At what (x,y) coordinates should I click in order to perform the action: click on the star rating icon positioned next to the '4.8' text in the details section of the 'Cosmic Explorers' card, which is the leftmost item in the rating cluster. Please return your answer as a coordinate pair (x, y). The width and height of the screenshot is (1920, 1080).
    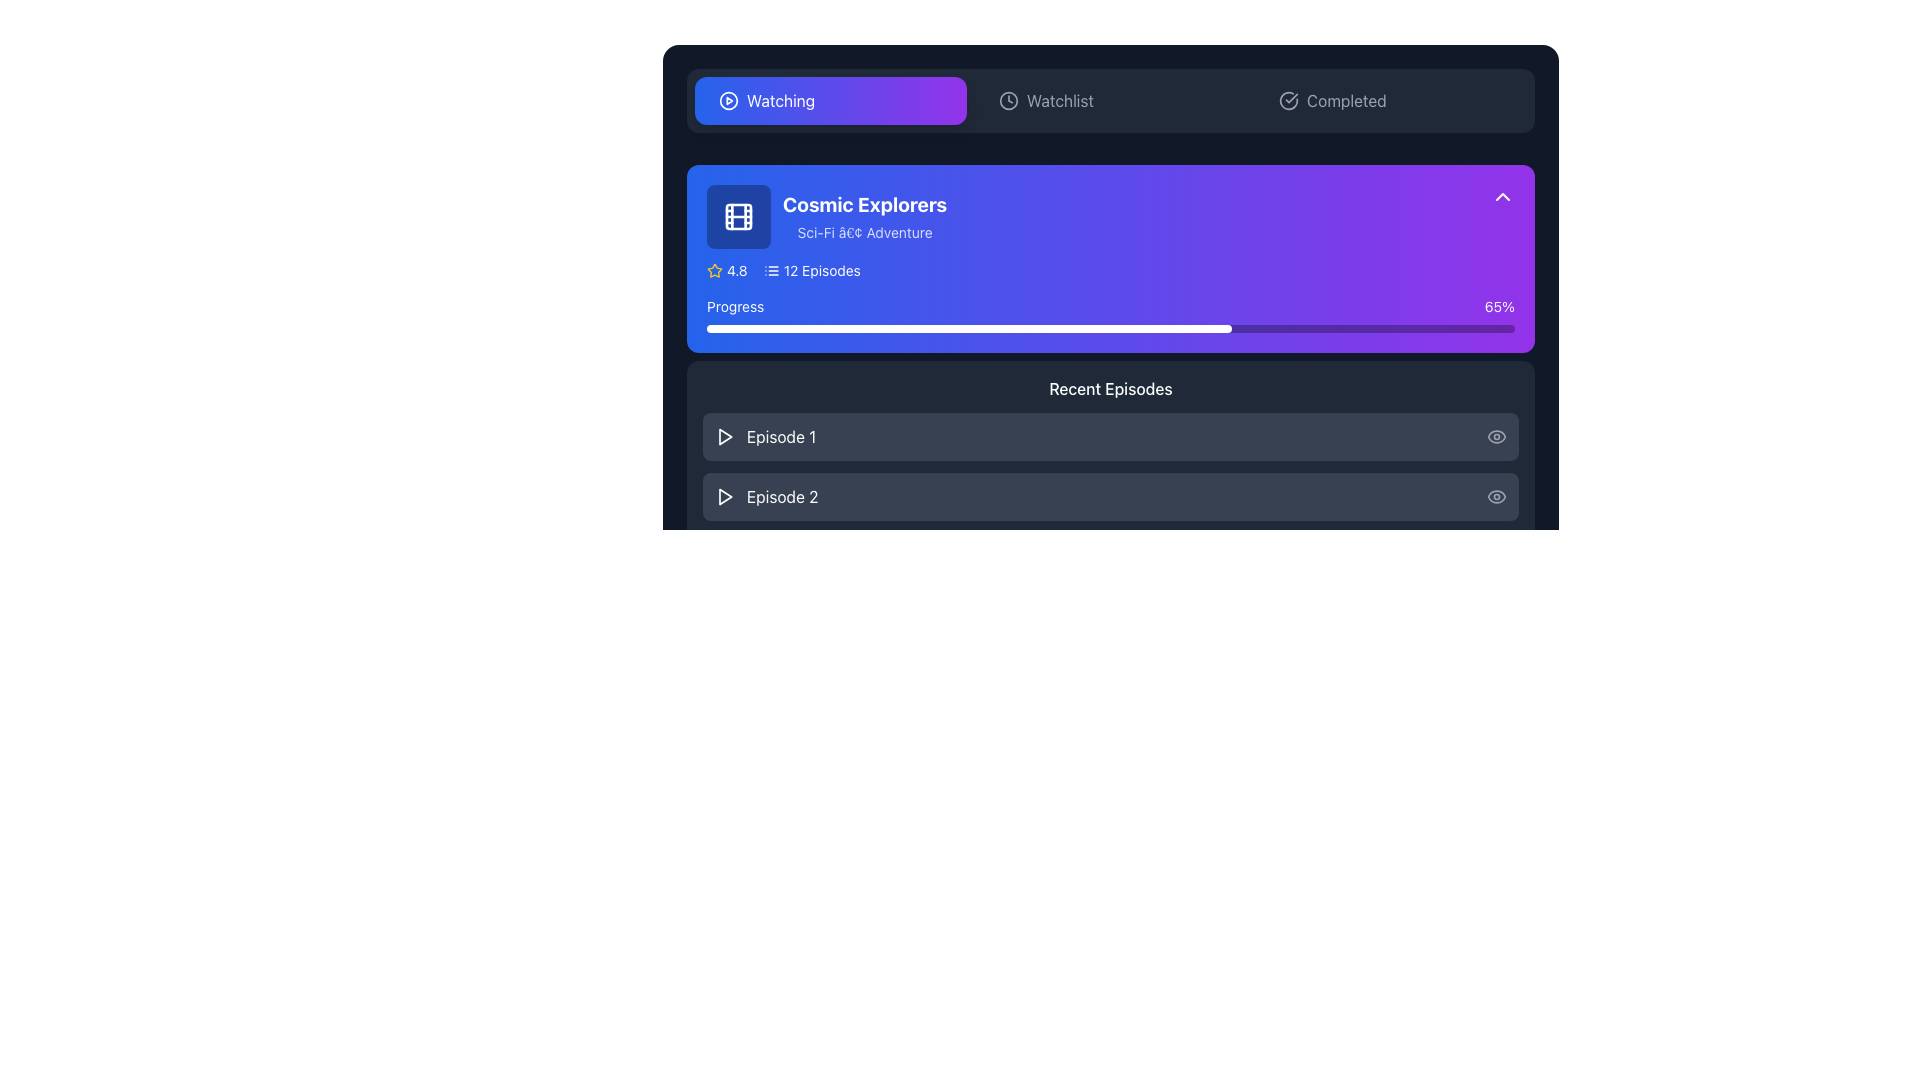
    Looking at the image, I should click on (715, 270).